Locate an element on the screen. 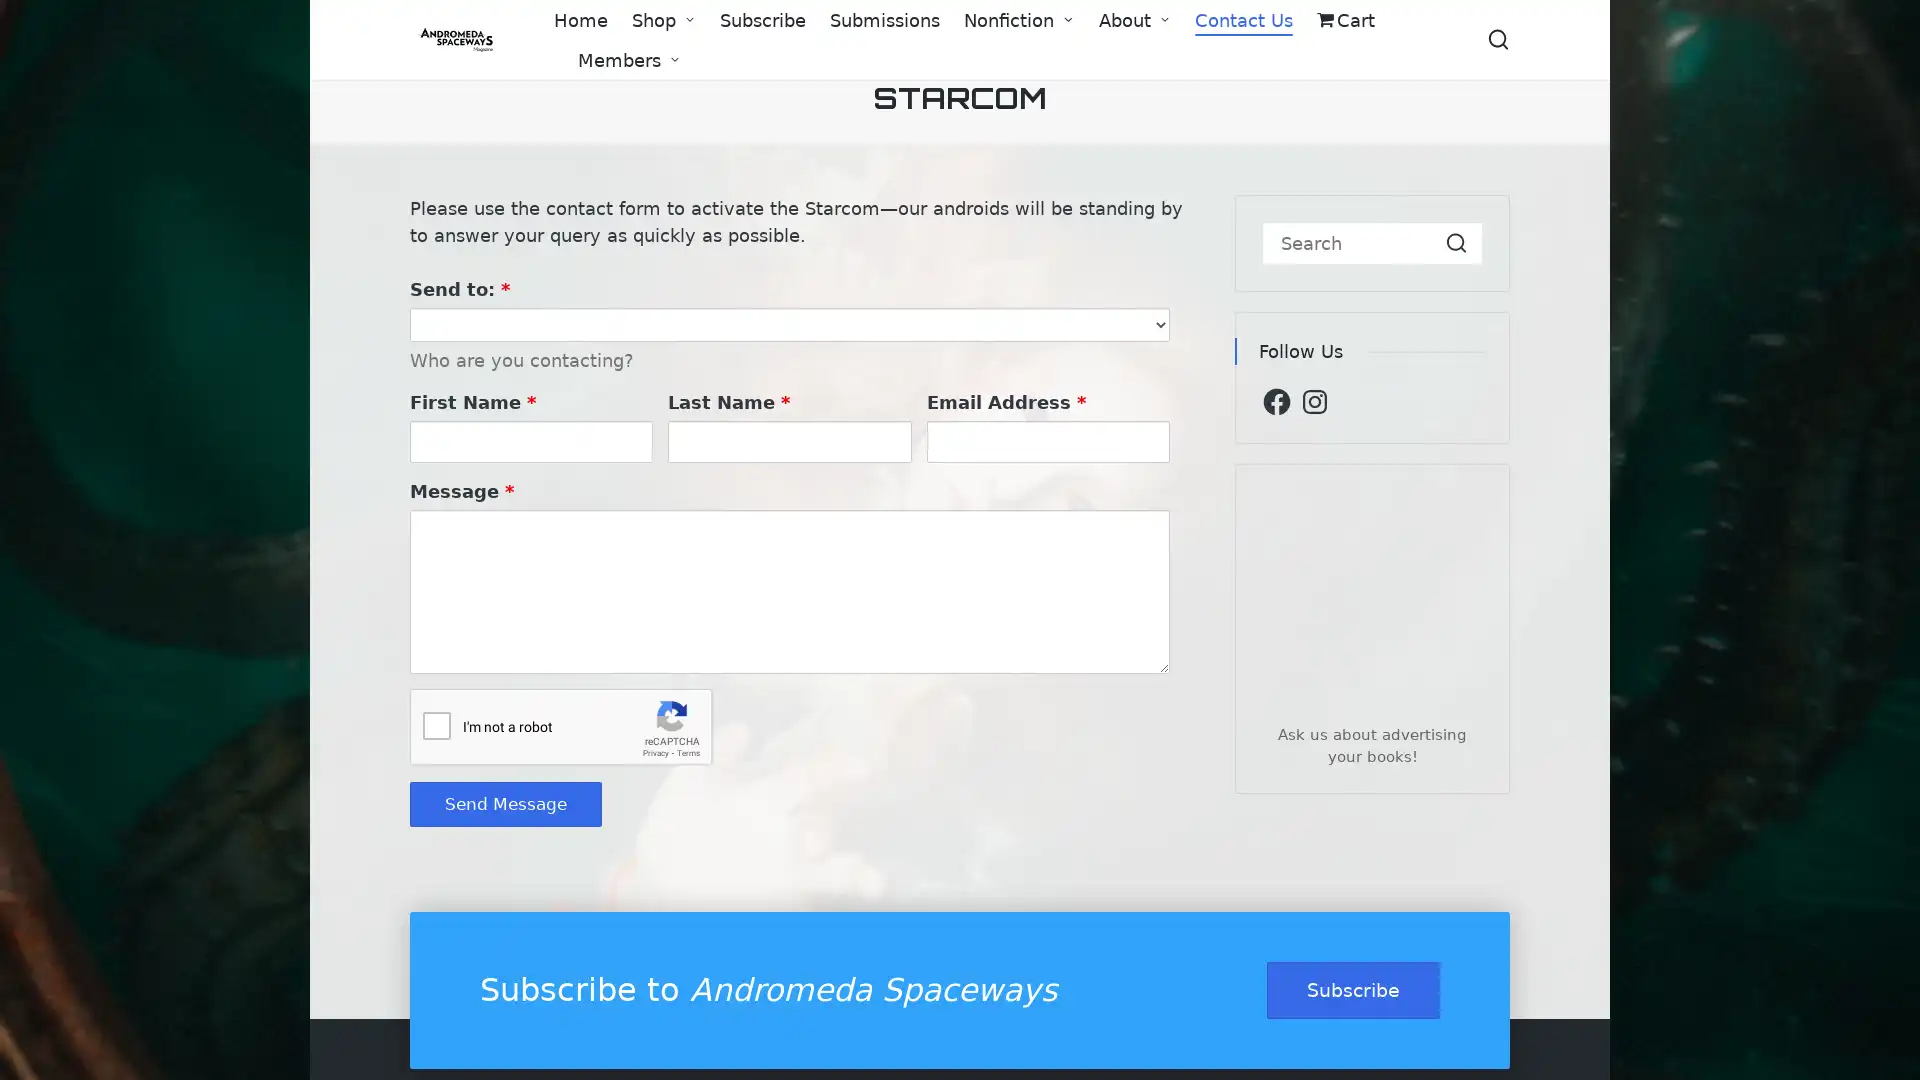 The width and height of the screenshot is (1920, 1080). Send Message is located at coordinates (505, 802).